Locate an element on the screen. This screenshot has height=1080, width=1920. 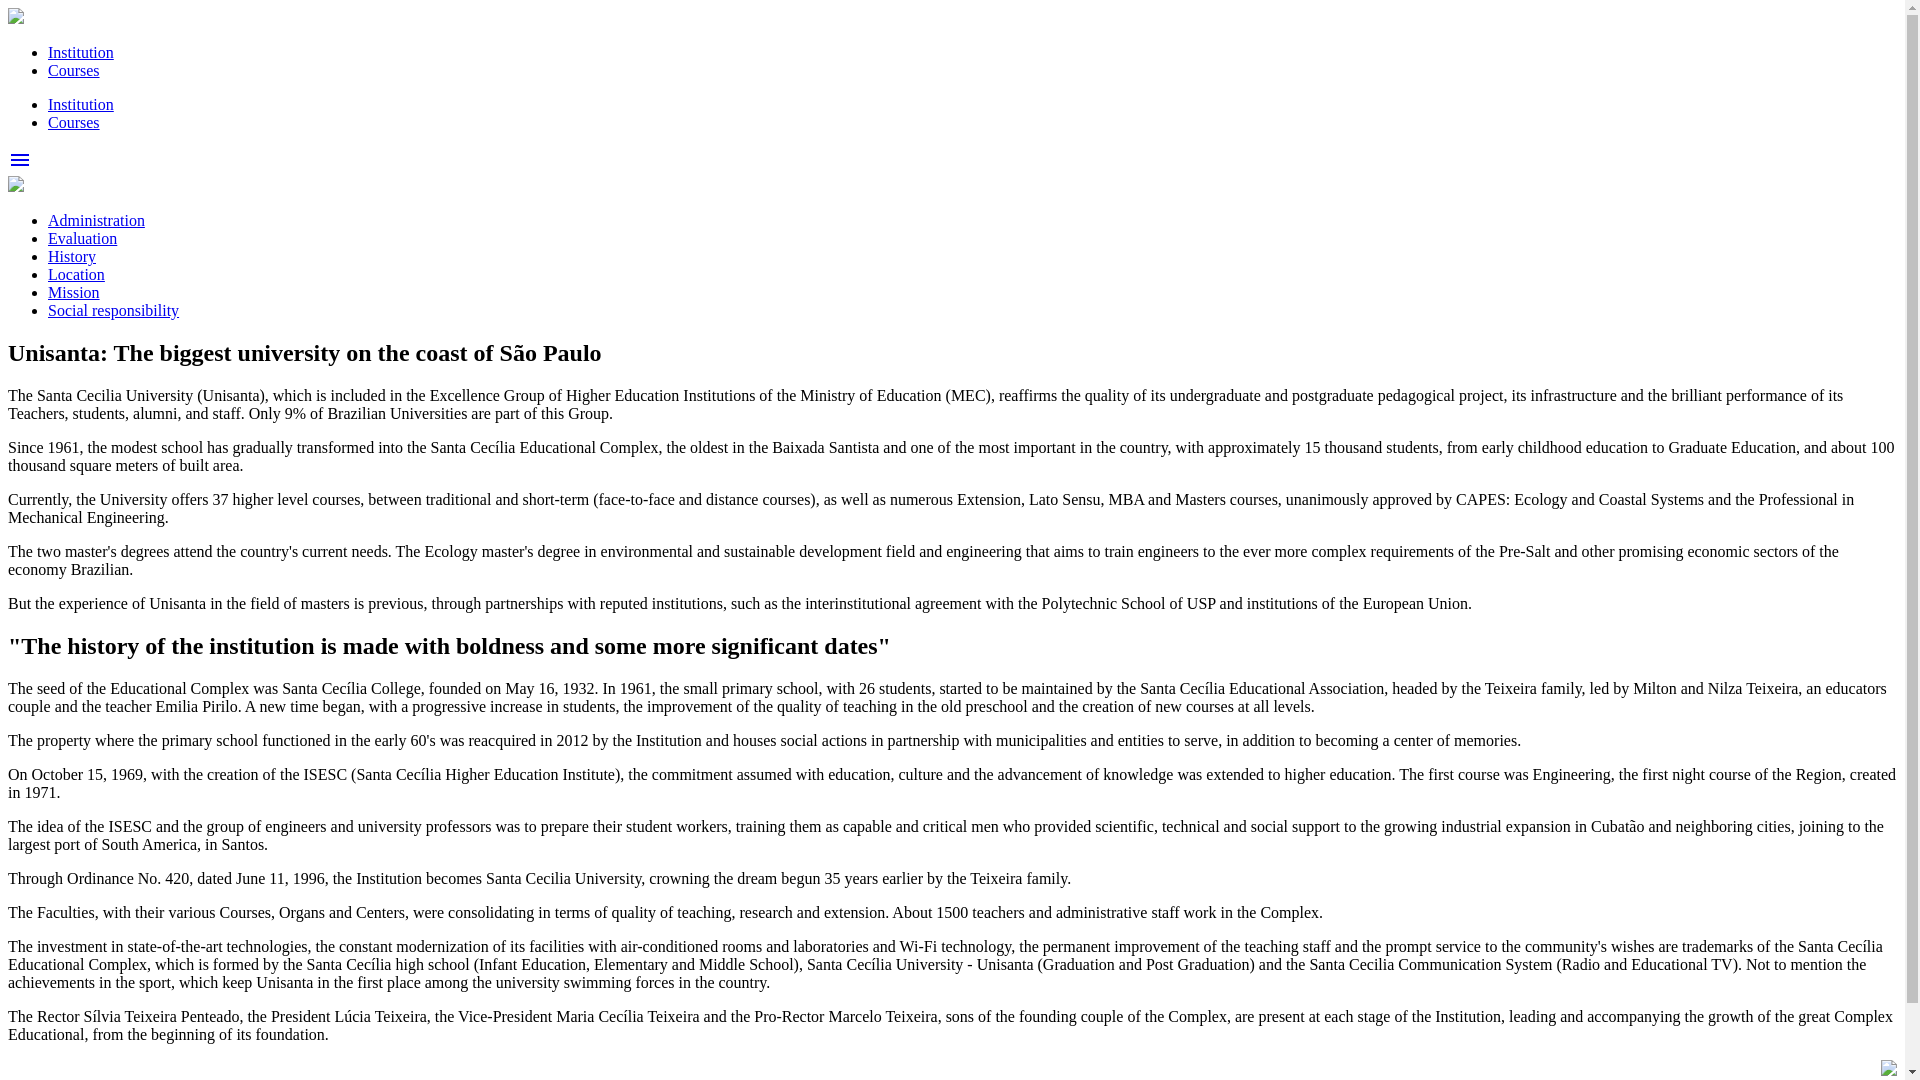
'Institution' is located at coordinates (48, 51).